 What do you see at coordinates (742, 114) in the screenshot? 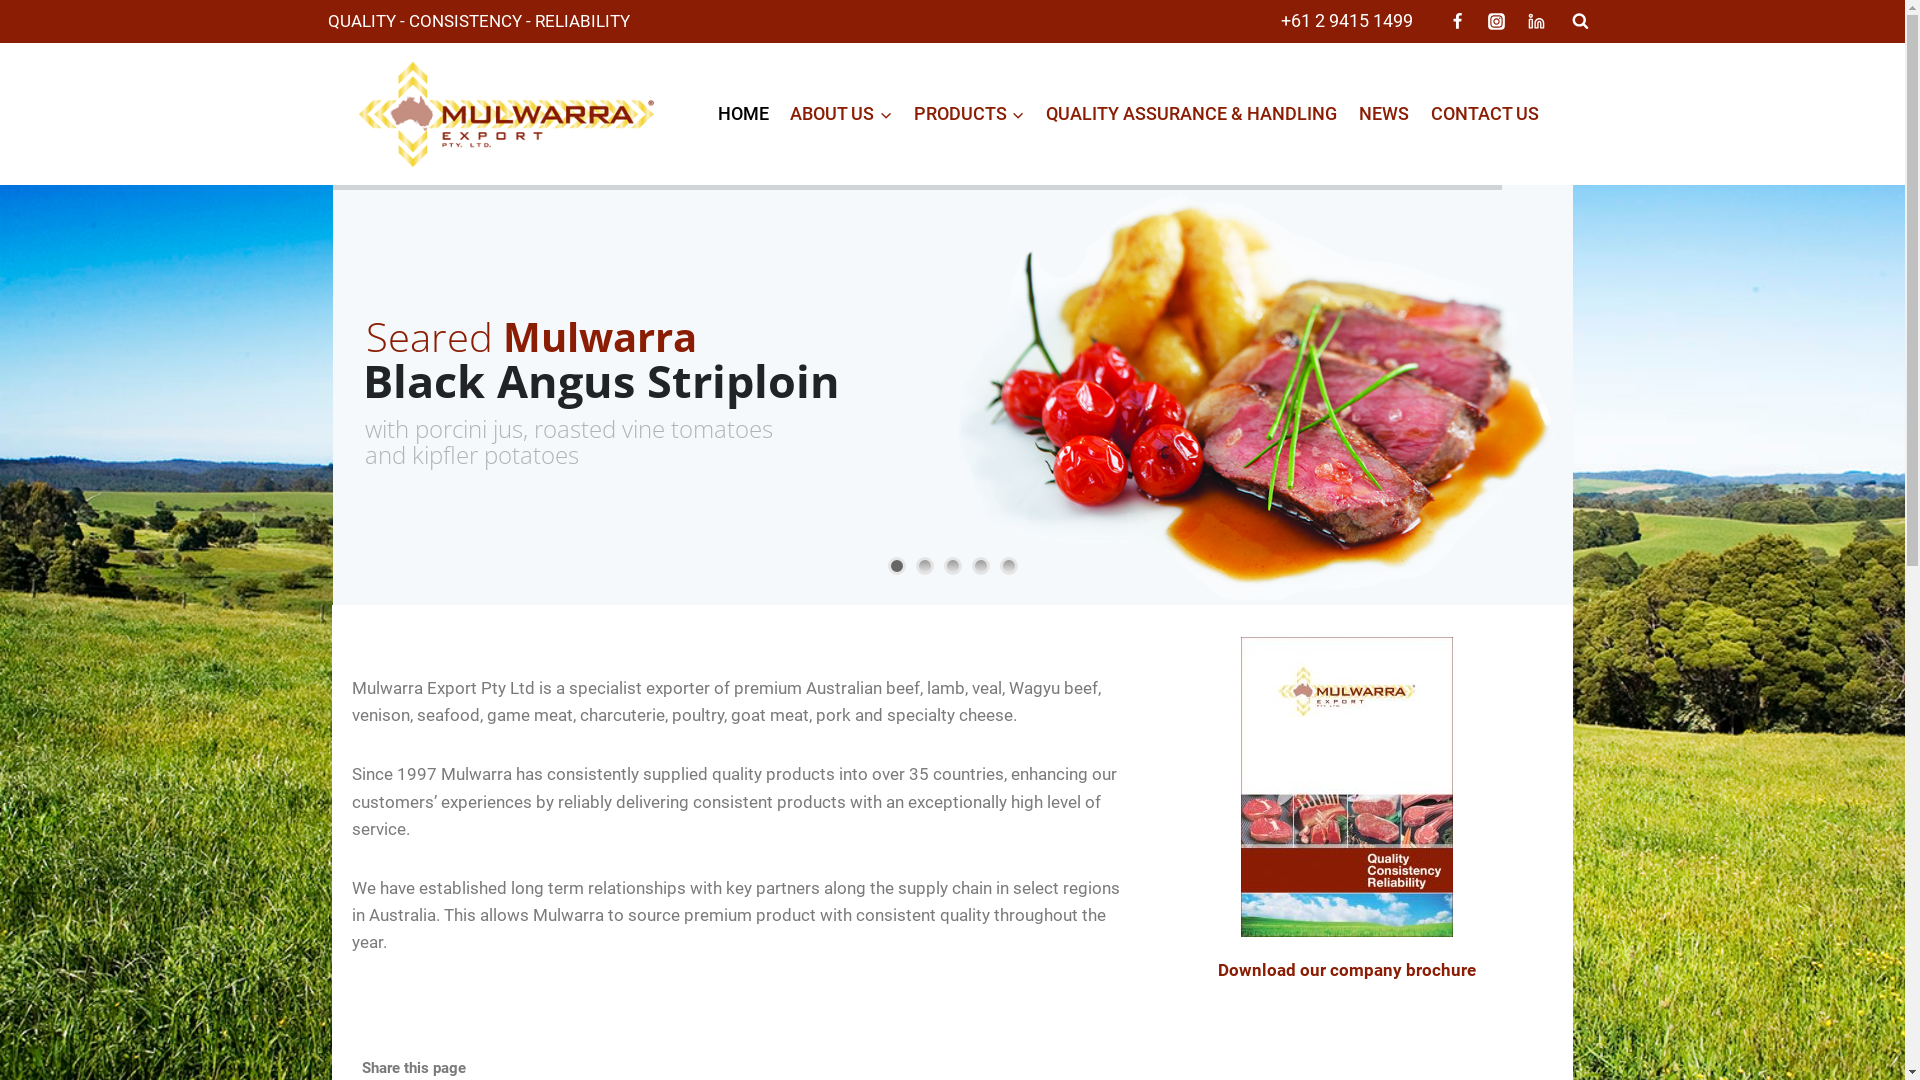
I see `'HOME'` at bounding box center [742, 114].